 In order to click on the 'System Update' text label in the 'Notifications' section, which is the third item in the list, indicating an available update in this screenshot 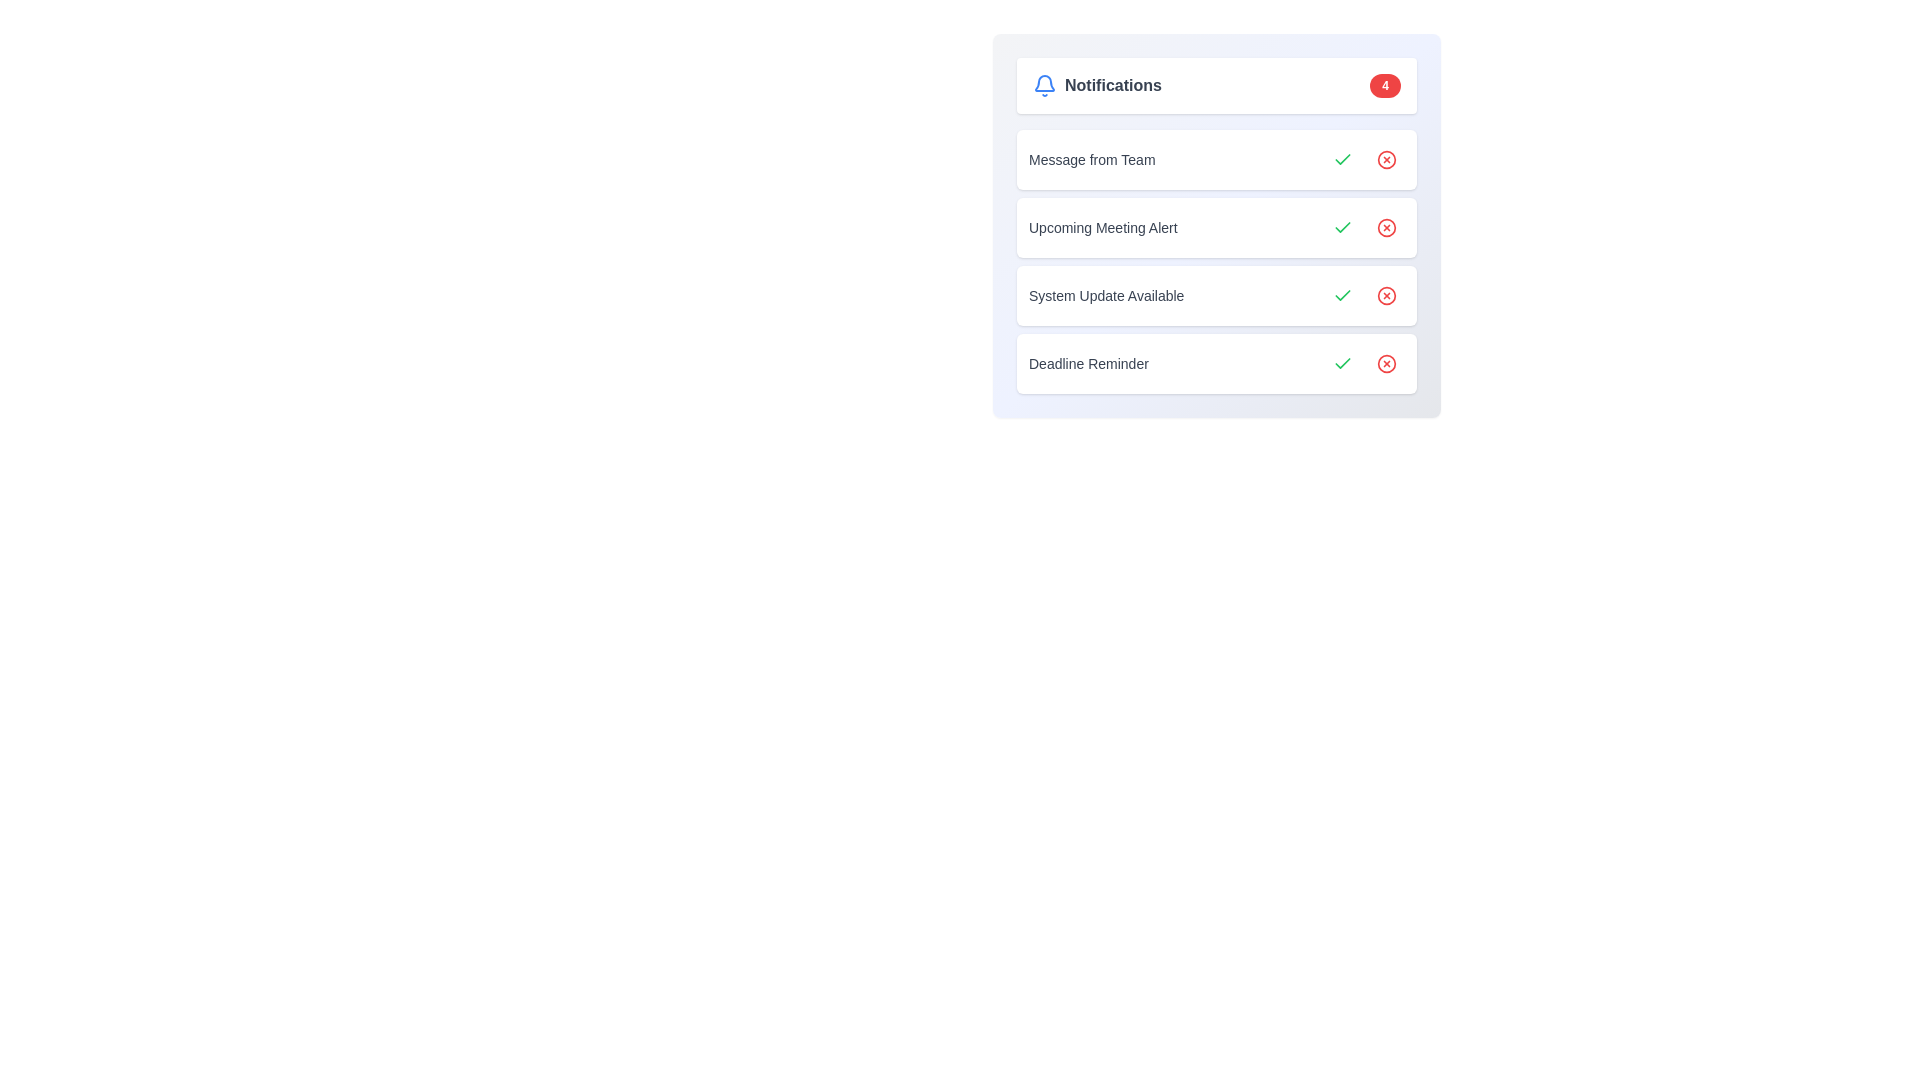, I will do `click(1105, 296)`.